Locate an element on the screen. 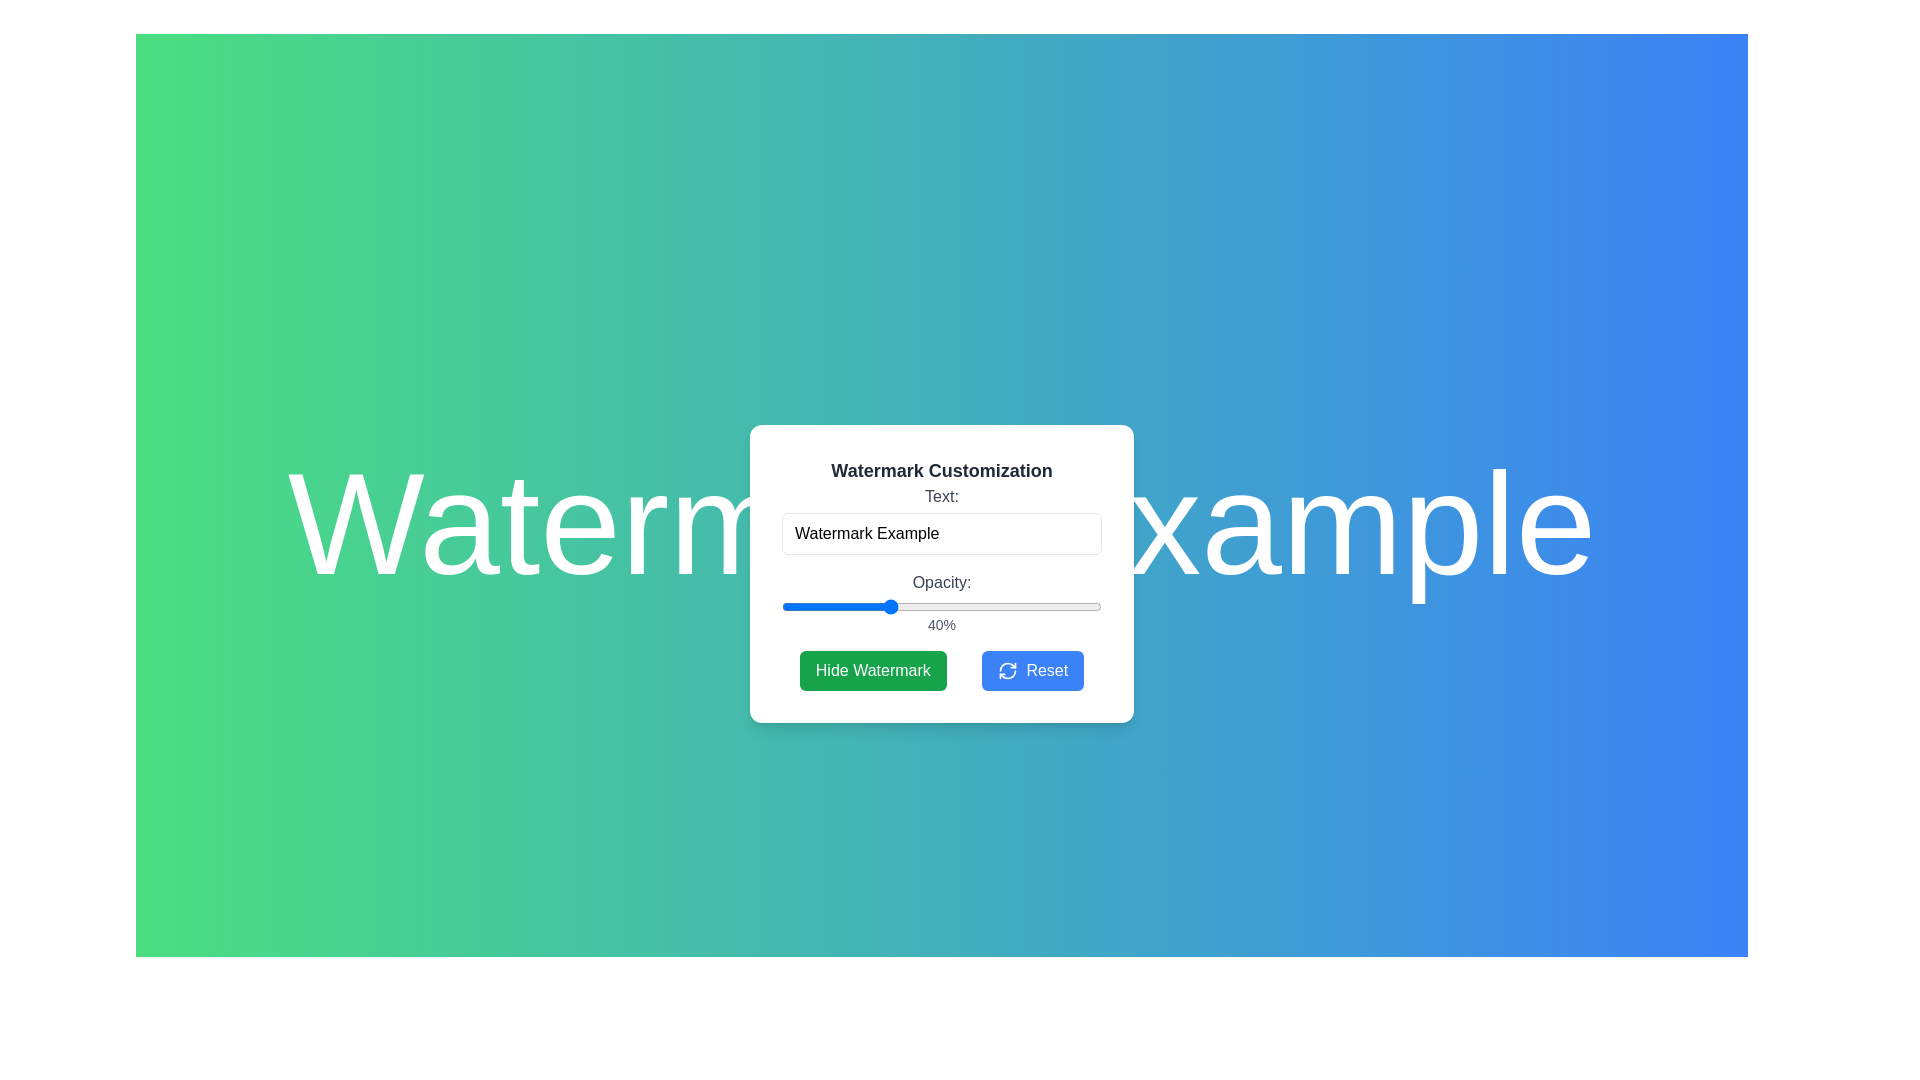 This screenshot has height=1080, width=1920. opacity is located at coordinates (795, 605).